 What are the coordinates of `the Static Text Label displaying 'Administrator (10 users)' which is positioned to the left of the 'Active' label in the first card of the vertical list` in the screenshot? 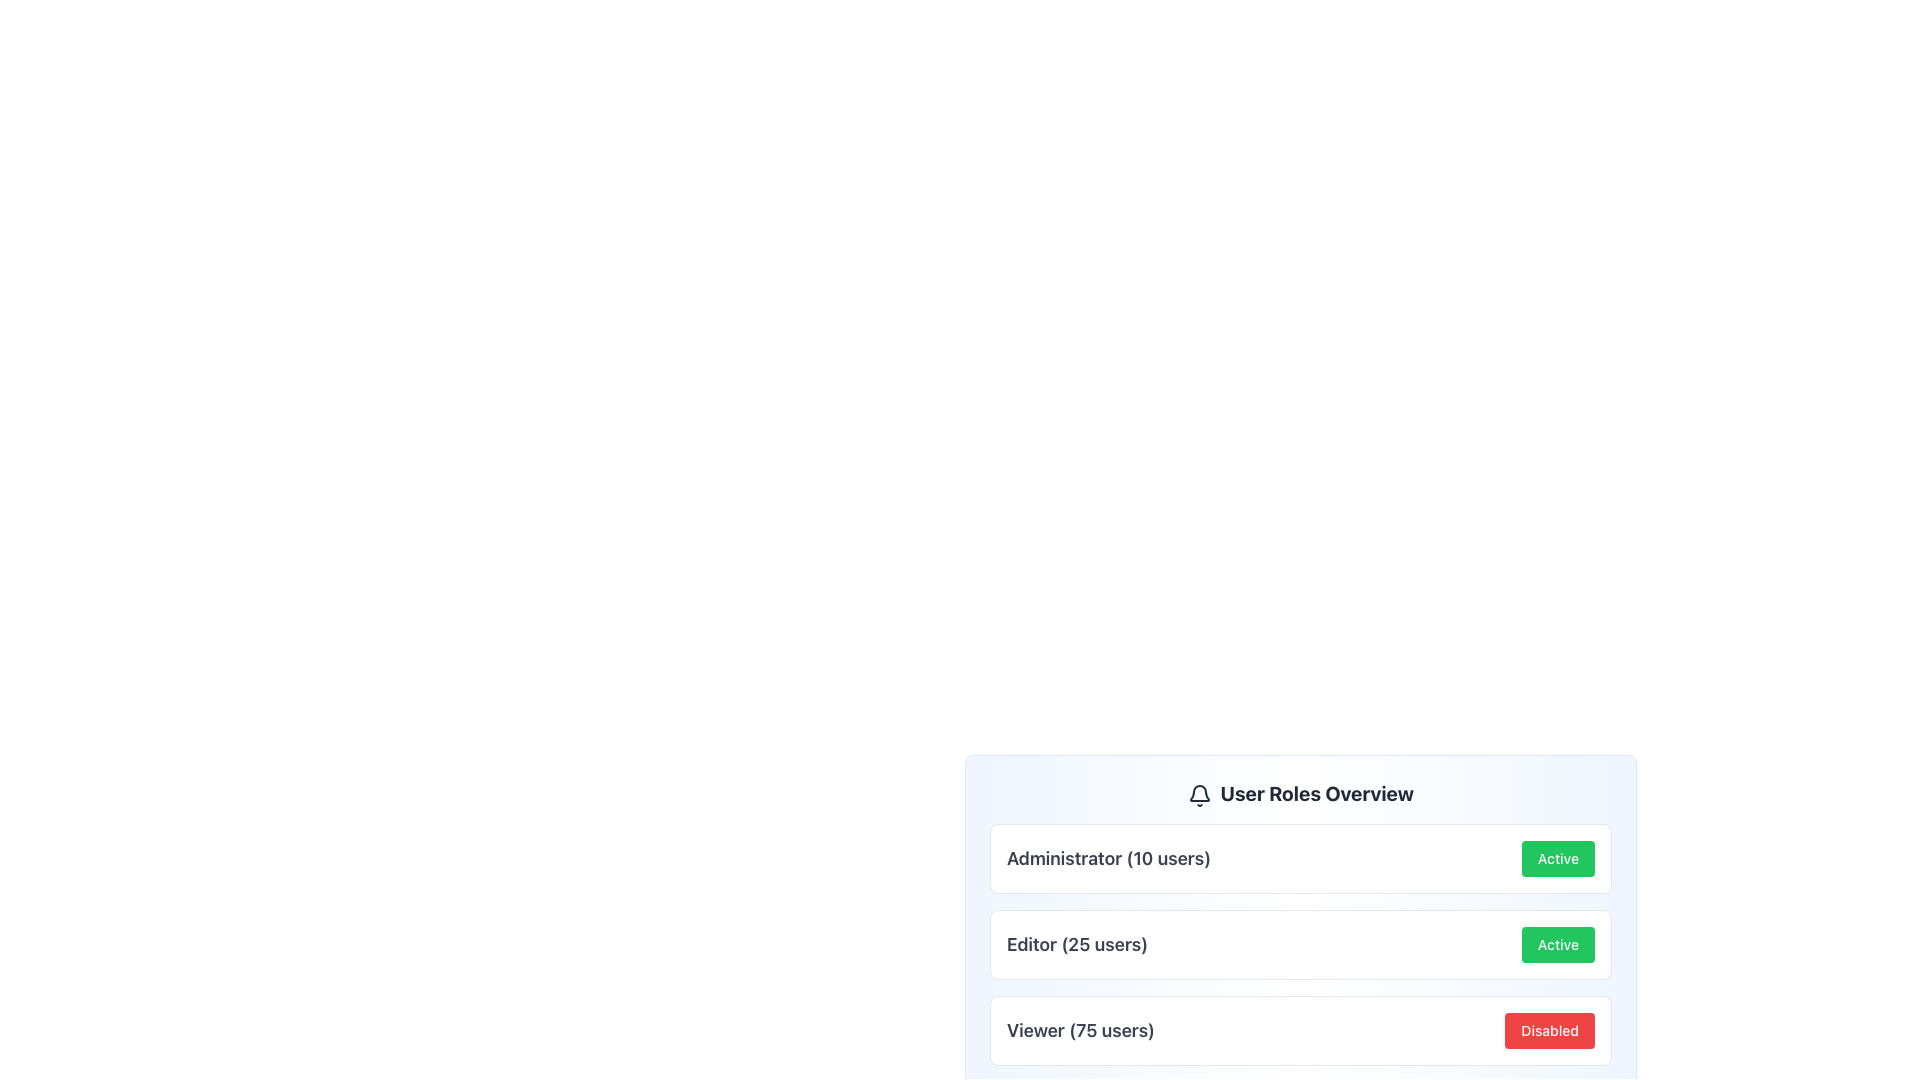 It's located at (1107, 858).